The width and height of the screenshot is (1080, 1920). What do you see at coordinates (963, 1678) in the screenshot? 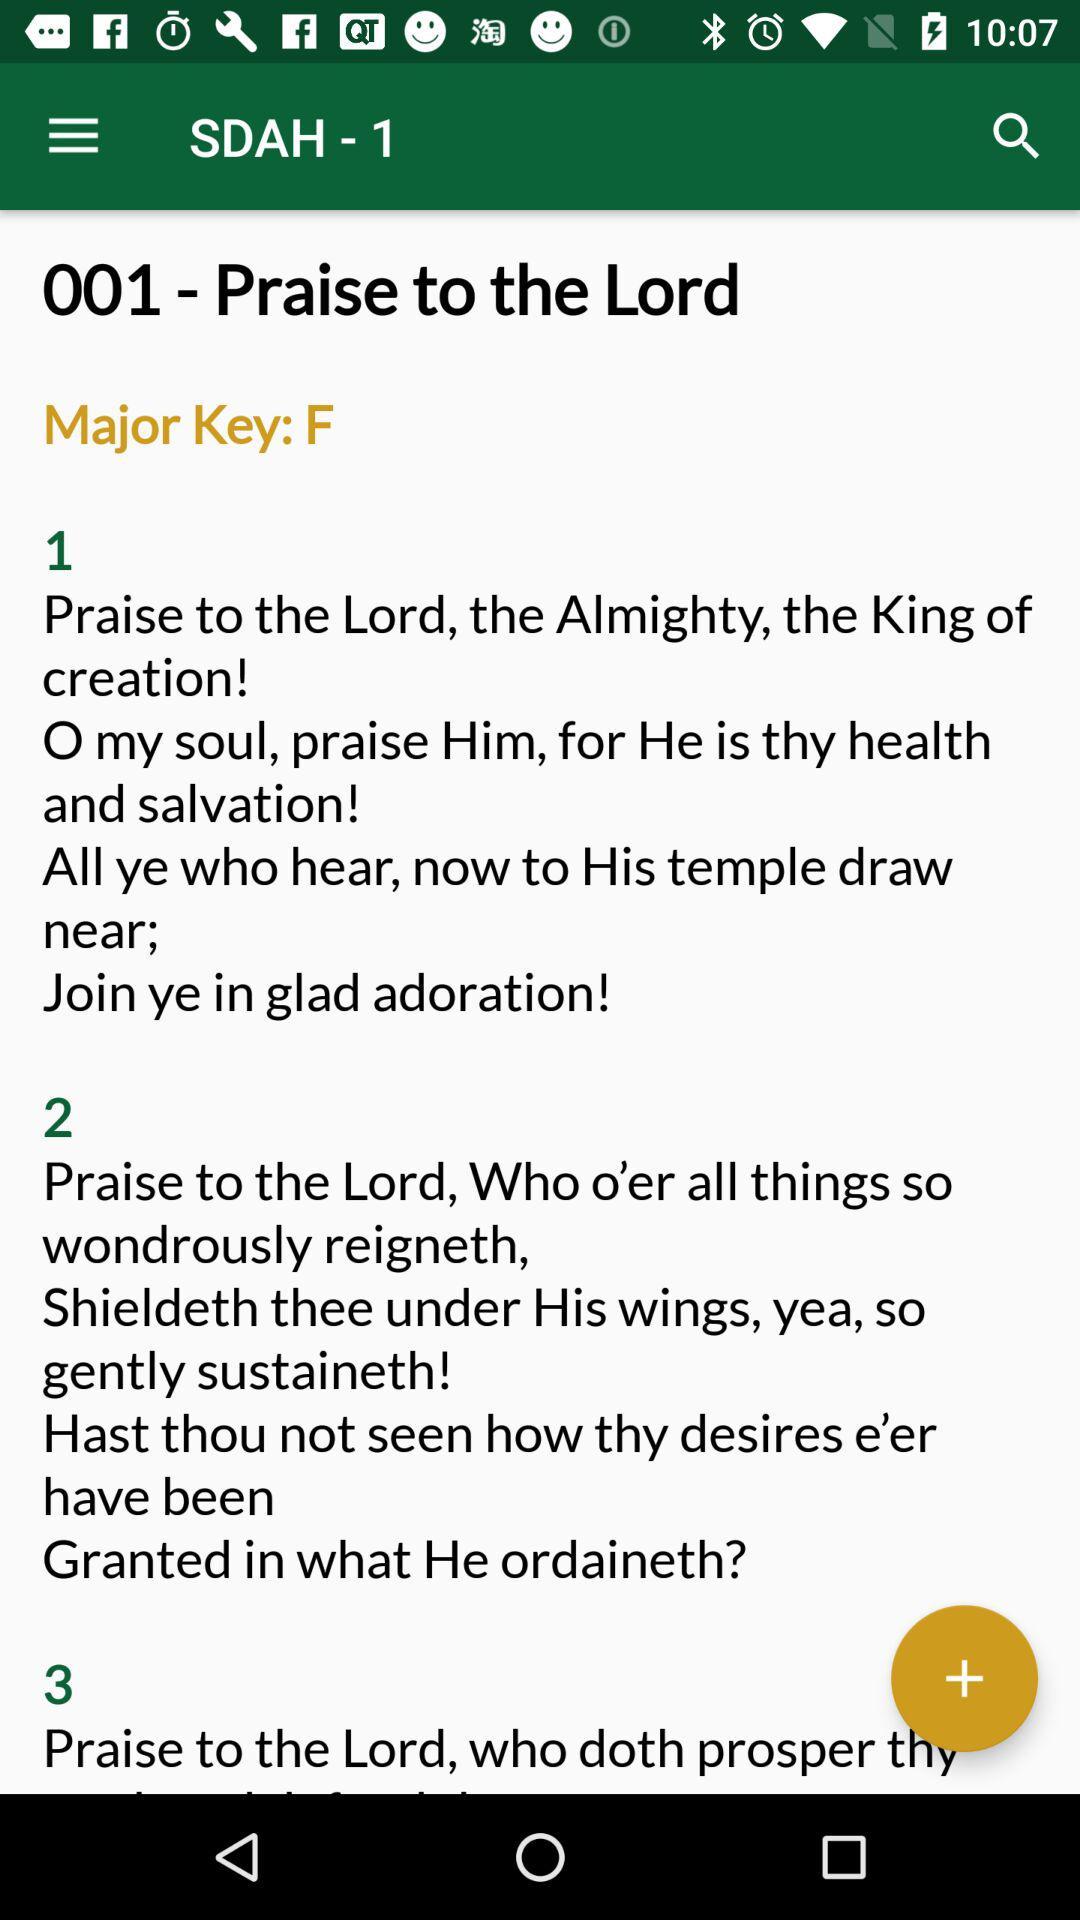
I see `button to add content` at bounding box center [963, 1678].